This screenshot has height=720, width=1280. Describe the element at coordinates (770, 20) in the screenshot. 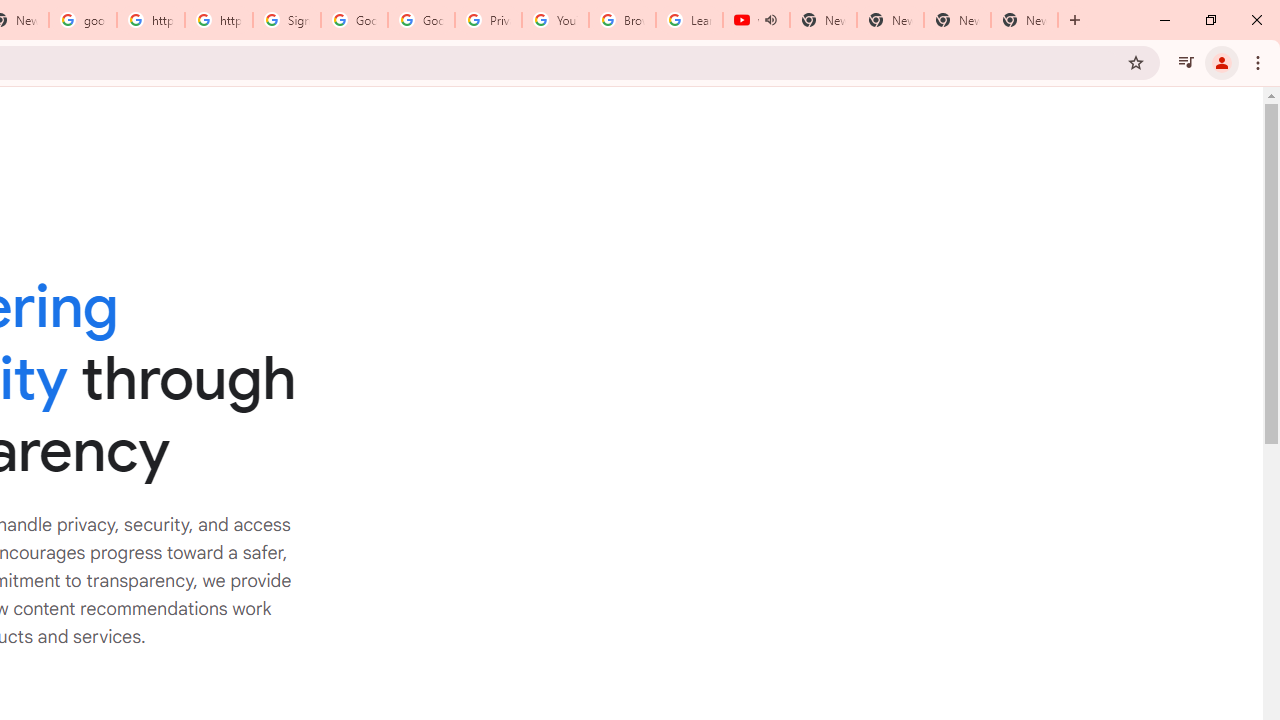

I see `'Mute tab'` at that location.